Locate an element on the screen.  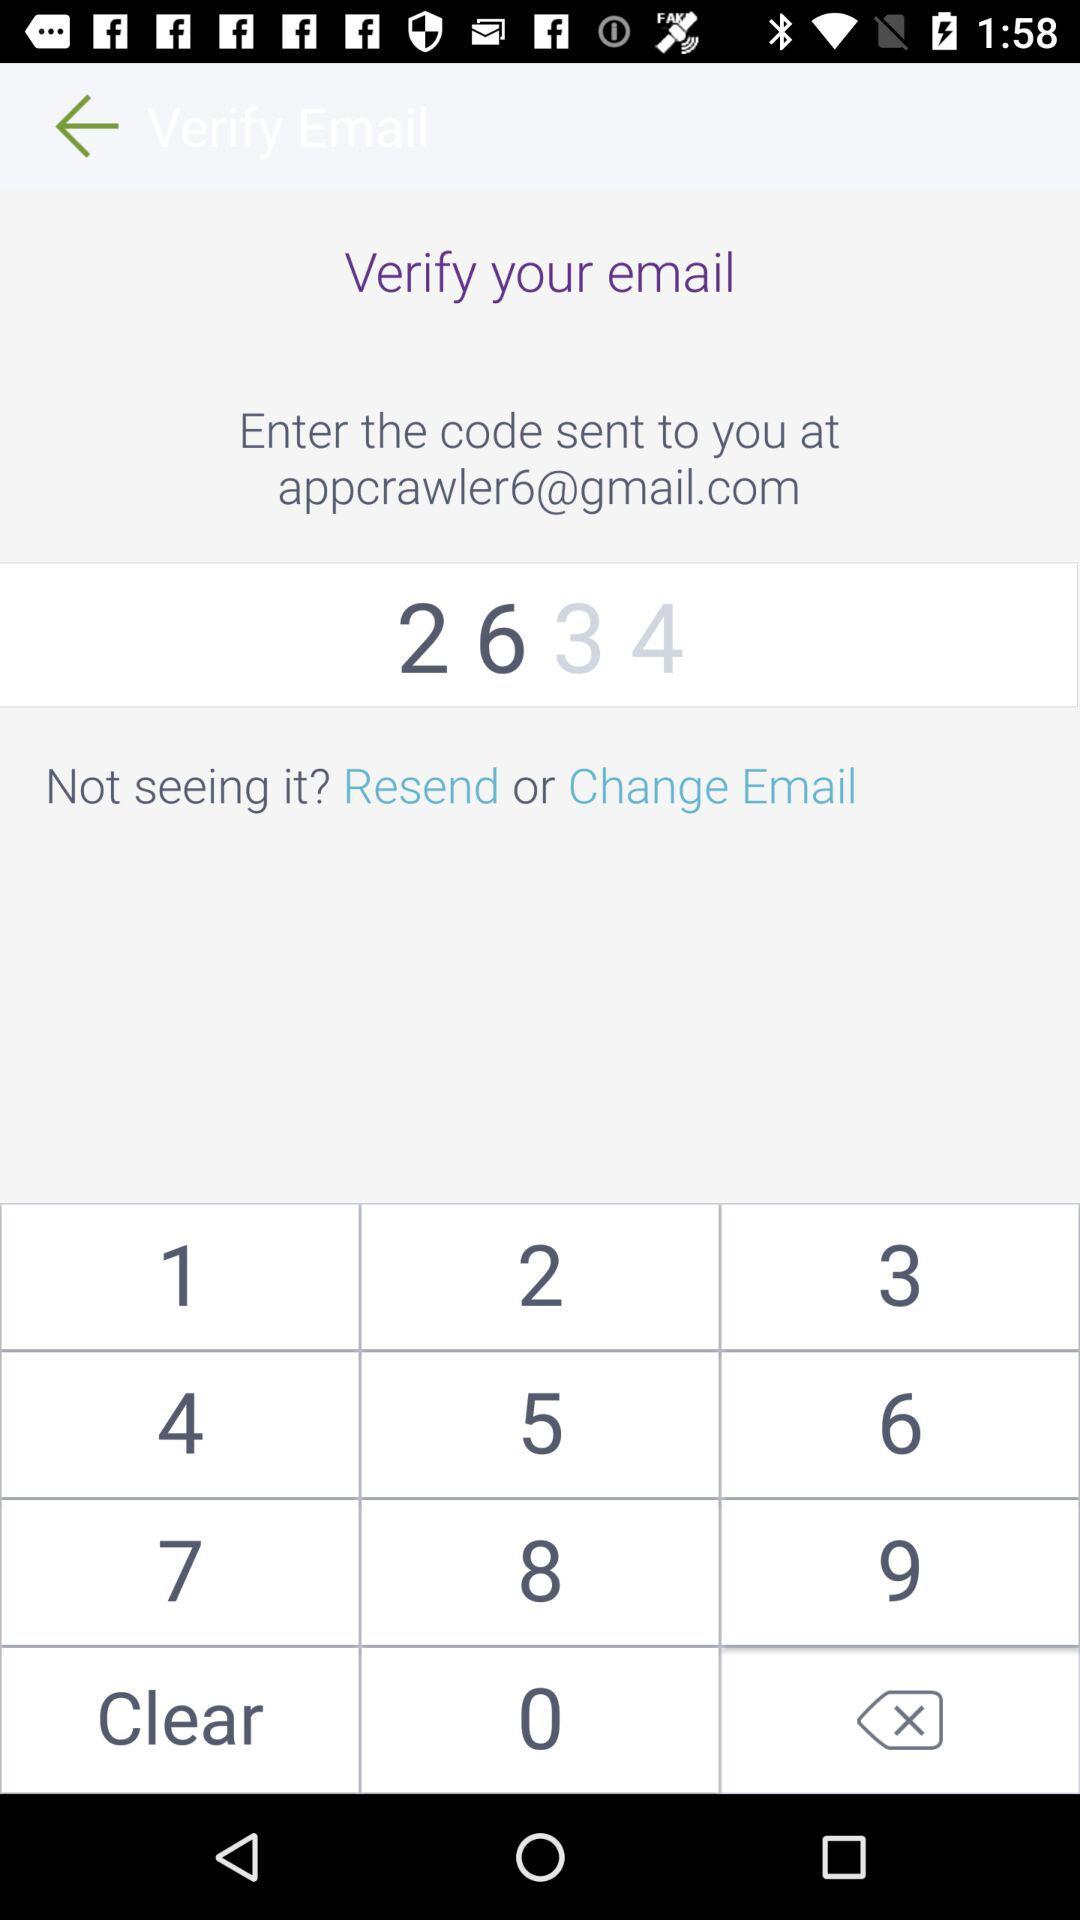
delete last input is located at coordinates (898, 1719).